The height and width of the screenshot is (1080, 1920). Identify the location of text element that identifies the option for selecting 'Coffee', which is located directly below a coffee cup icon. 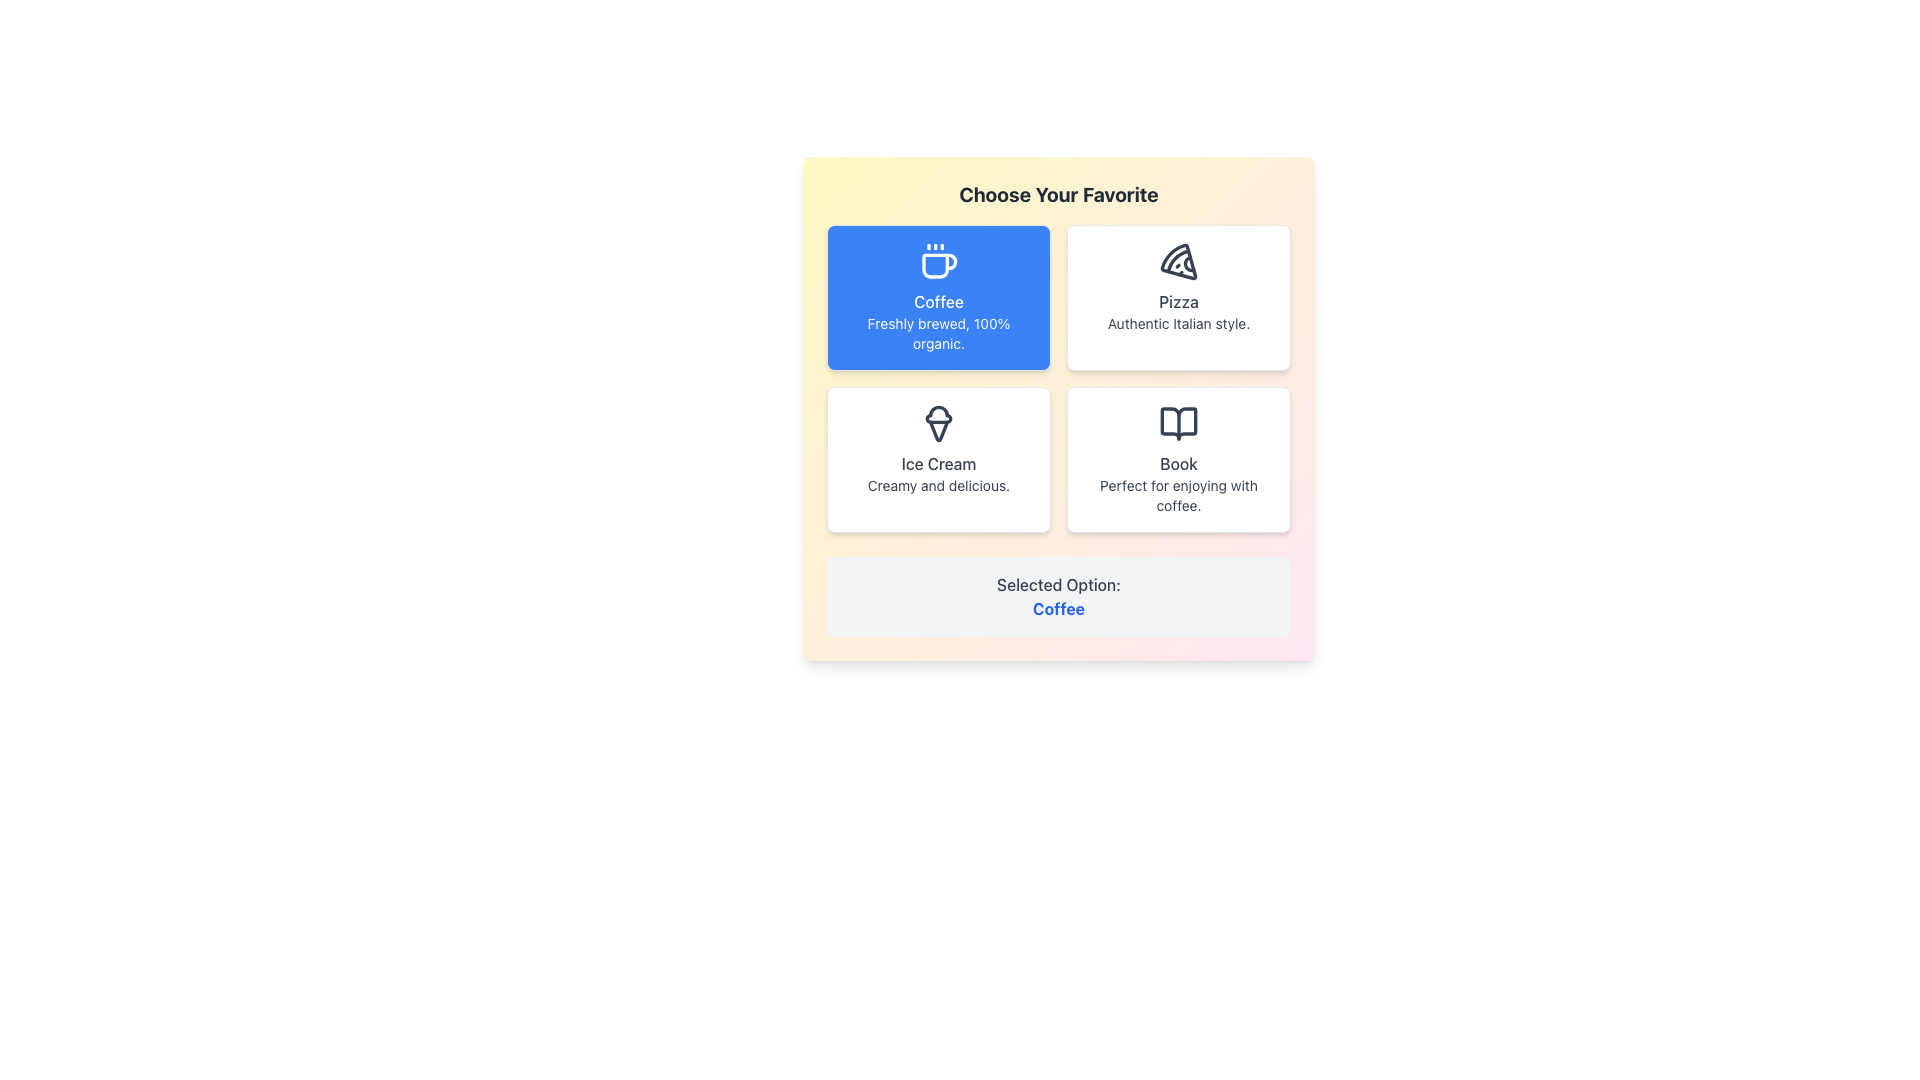
(938, 301).